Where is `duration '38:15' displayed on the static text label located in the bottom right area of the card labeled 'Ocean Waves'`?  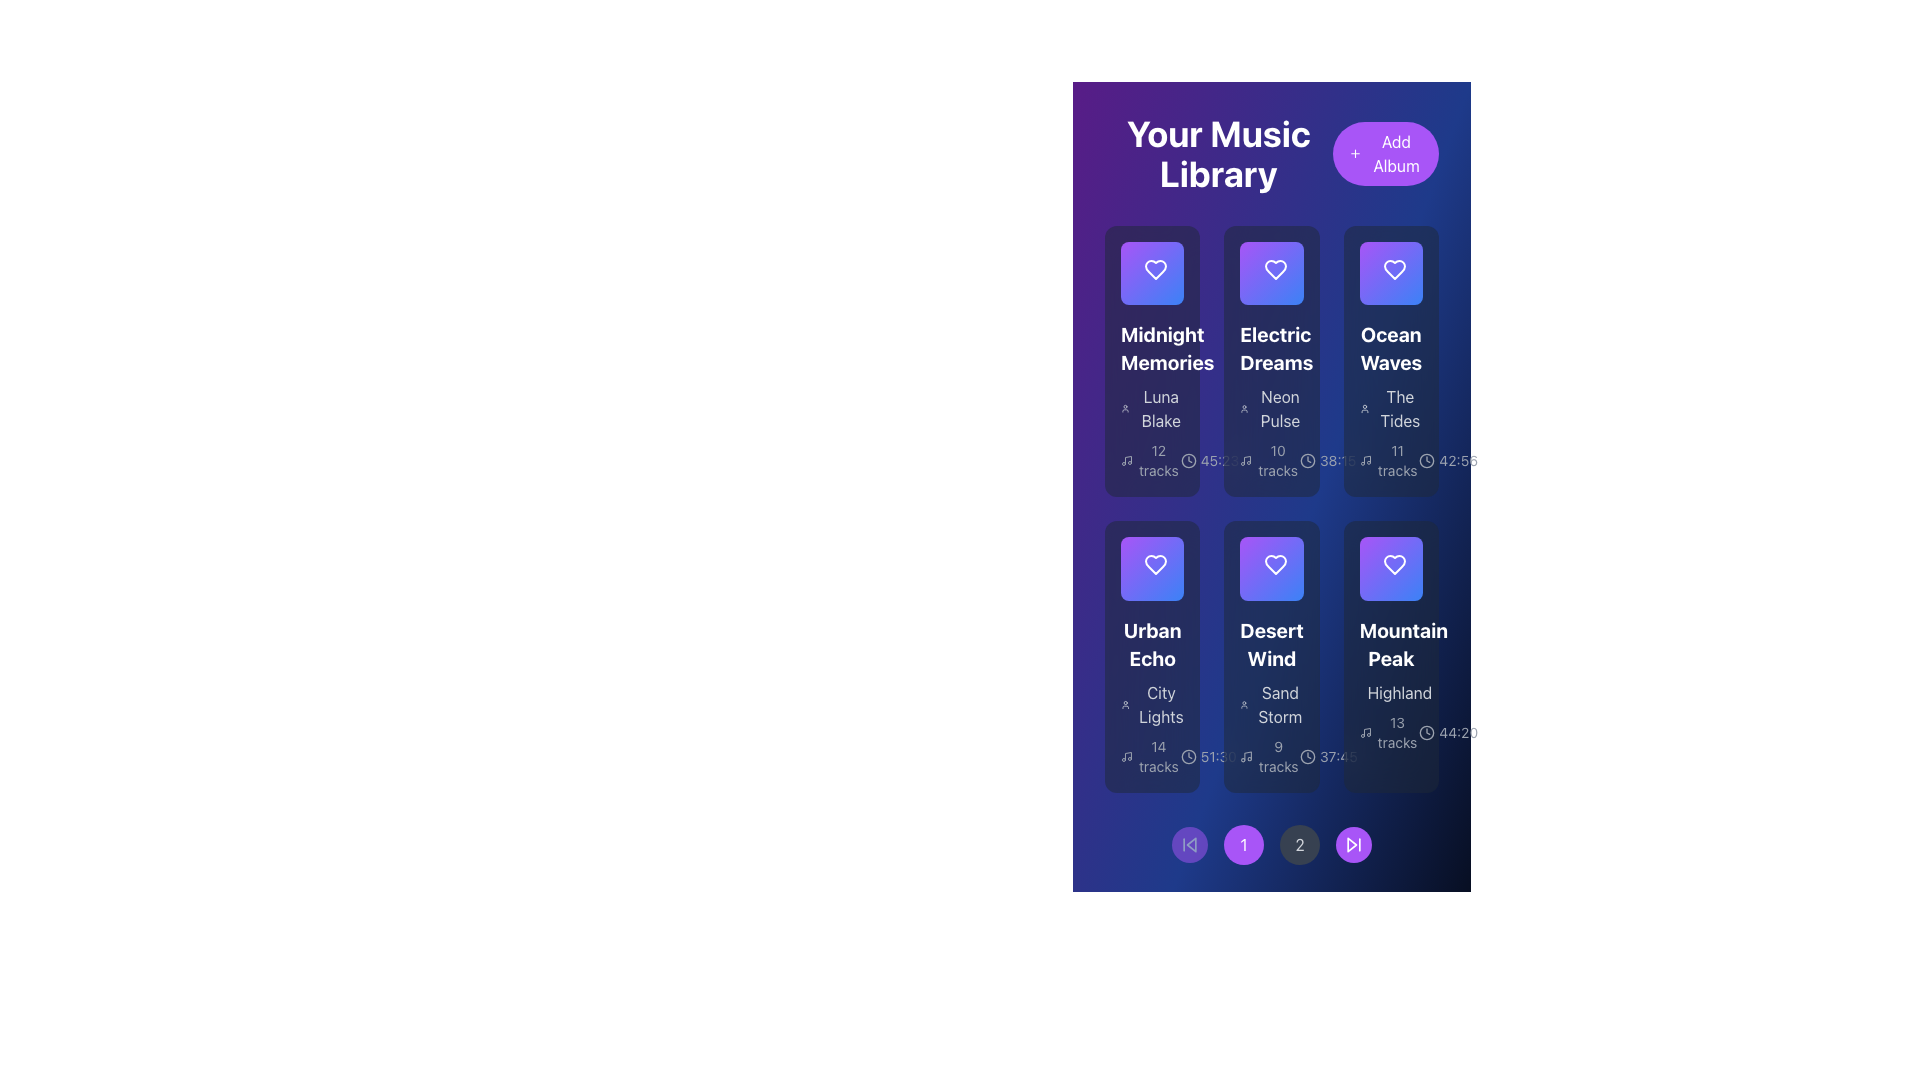 duration '38:15' displayed on the static text label located in the bottom right area of the card labeled 'Ocean Waves' is located at coordinates (1338, 461).